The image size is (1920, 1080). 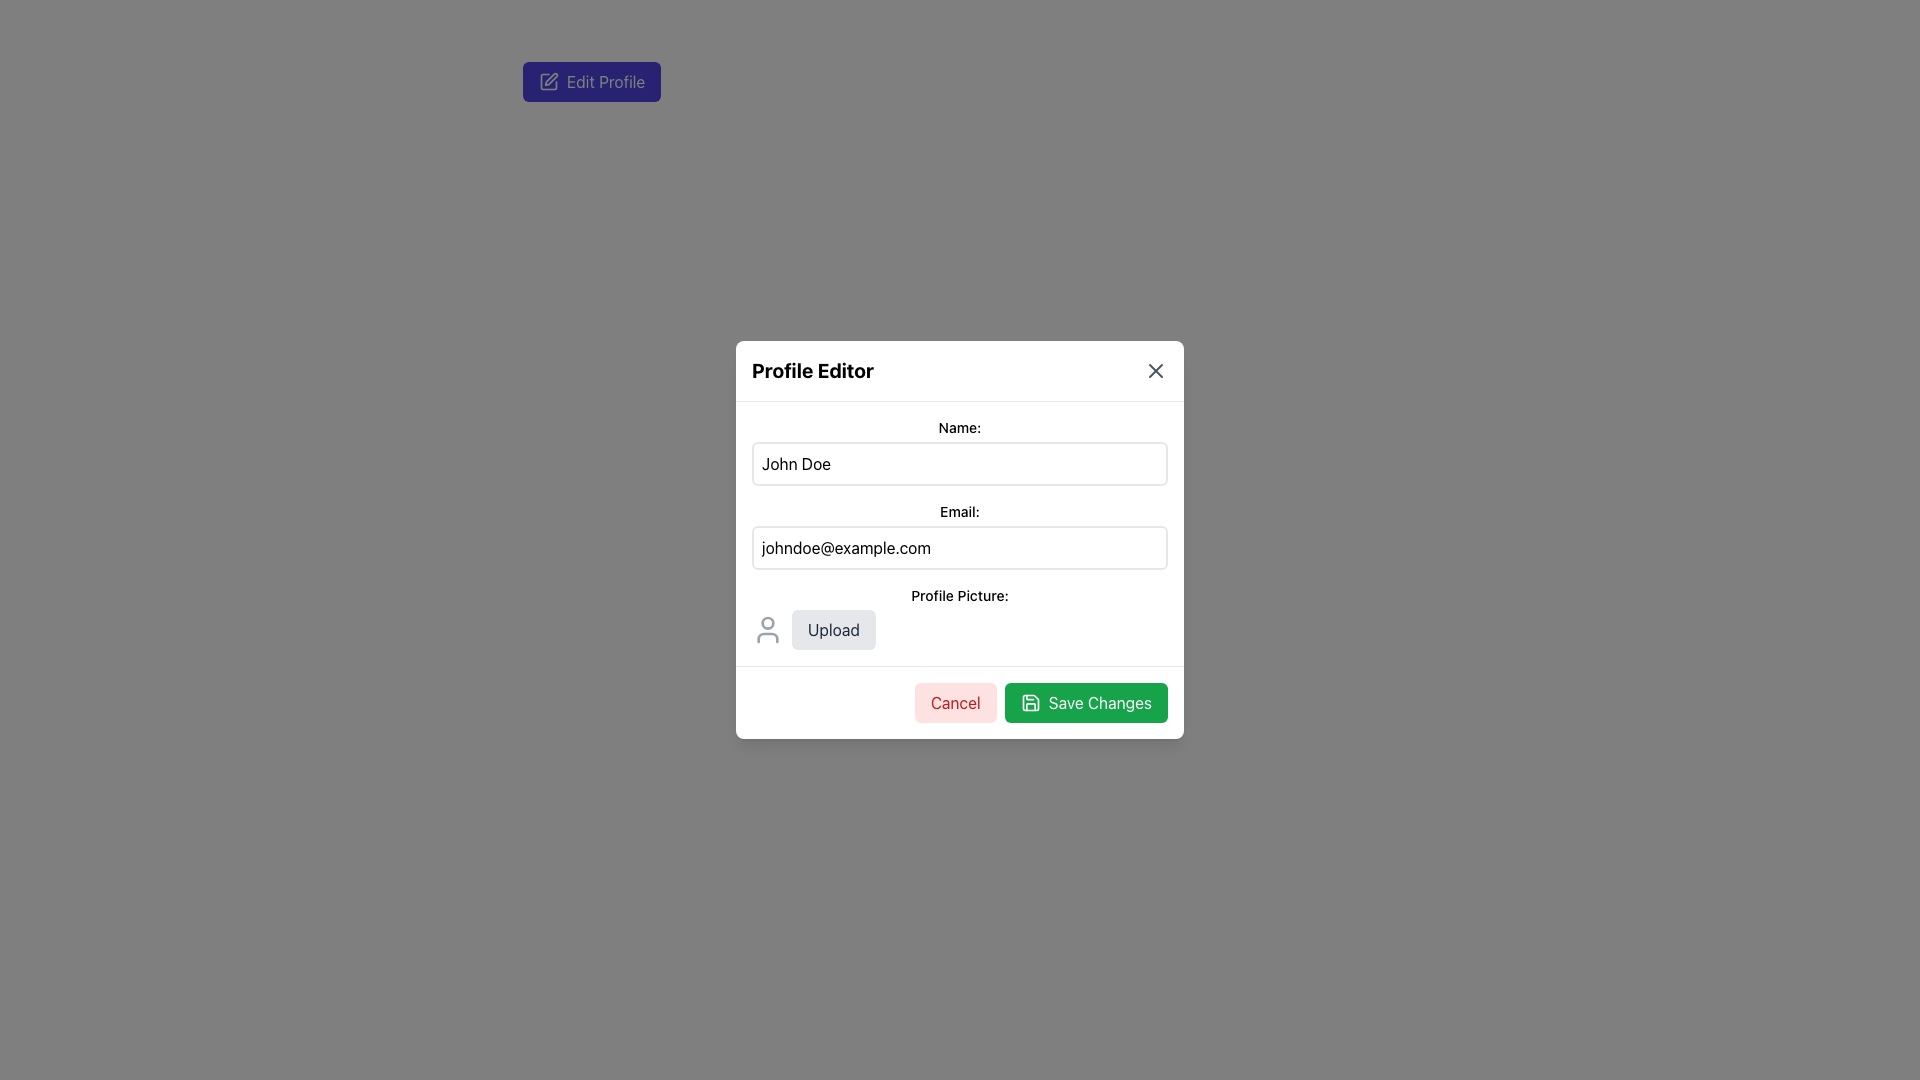 What do you see at coordinates (960, 628) in the screenshot?
I see `the 'Upload' button within the 'Profile Editor' modal to upload a file` at bounding box center [960, 628].